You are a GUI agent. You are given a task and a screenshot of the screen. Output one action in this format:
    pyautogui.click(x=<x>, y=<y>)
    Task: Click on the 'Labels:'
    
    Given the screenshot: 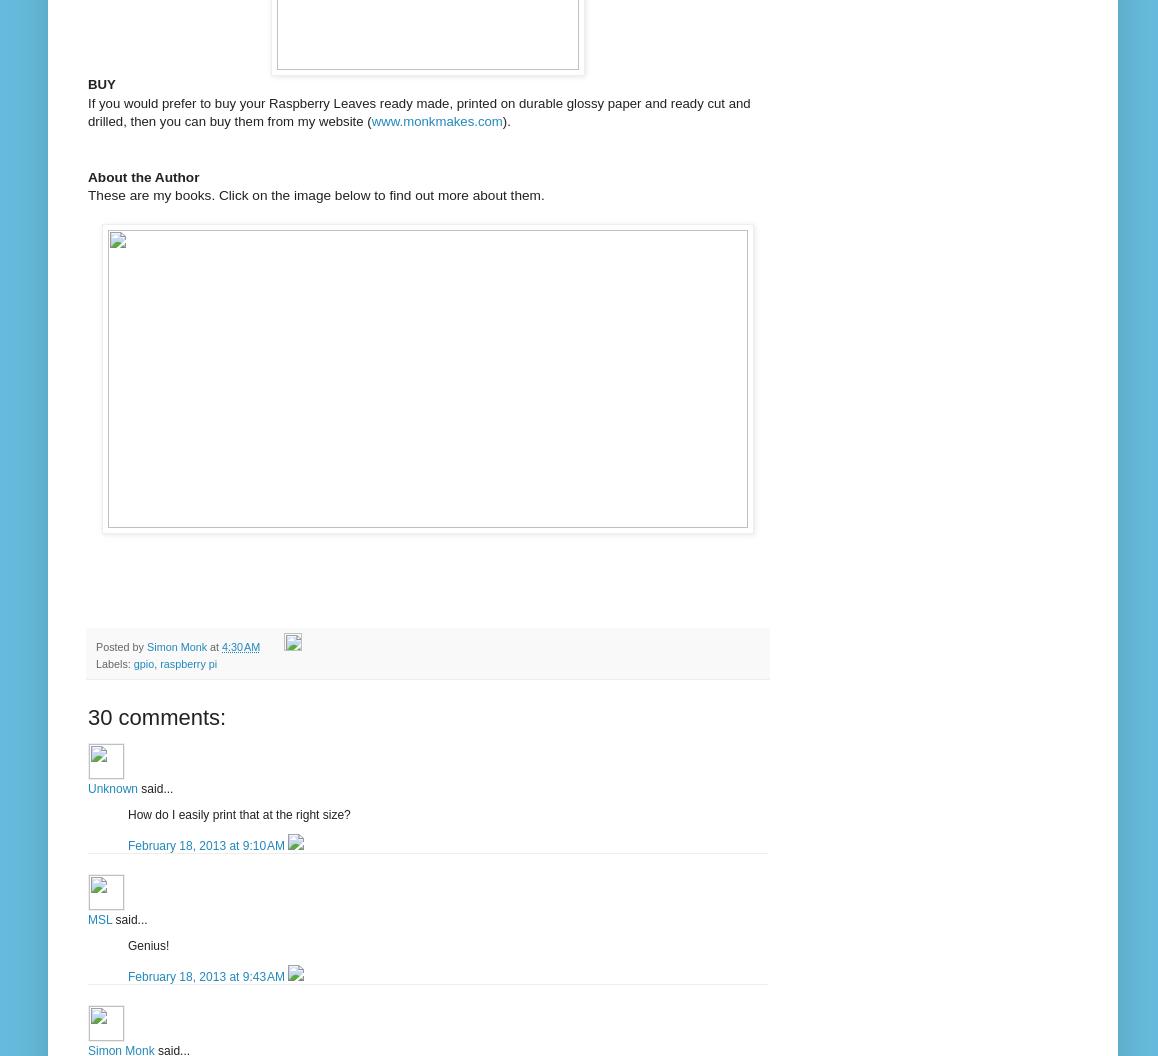 What is the action you would take?
    pyautogui.click(x=114, y=664)
    